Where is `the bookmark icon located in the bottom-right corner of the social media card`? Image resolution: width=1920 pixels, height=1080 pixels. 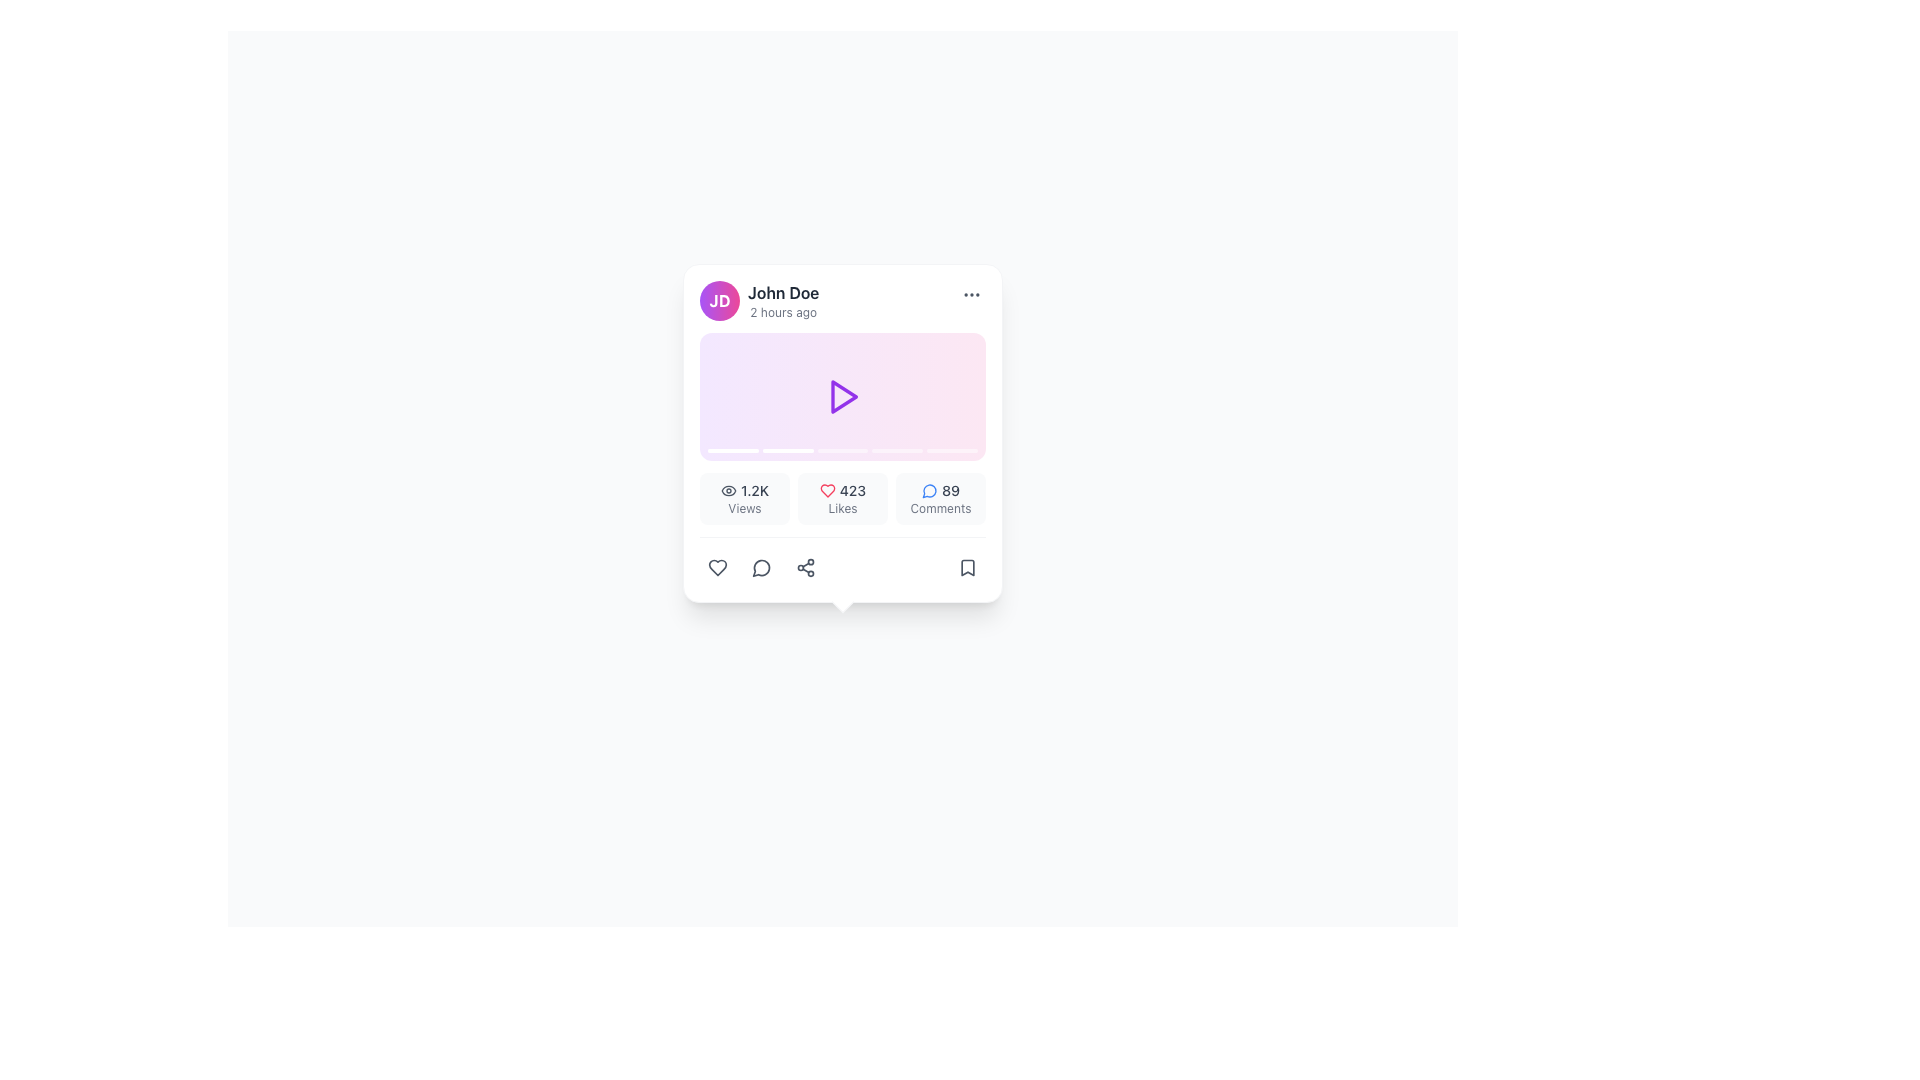 the bookmark icon located in the bottom-right corner of the social media card is located at coordinates (968, 567).